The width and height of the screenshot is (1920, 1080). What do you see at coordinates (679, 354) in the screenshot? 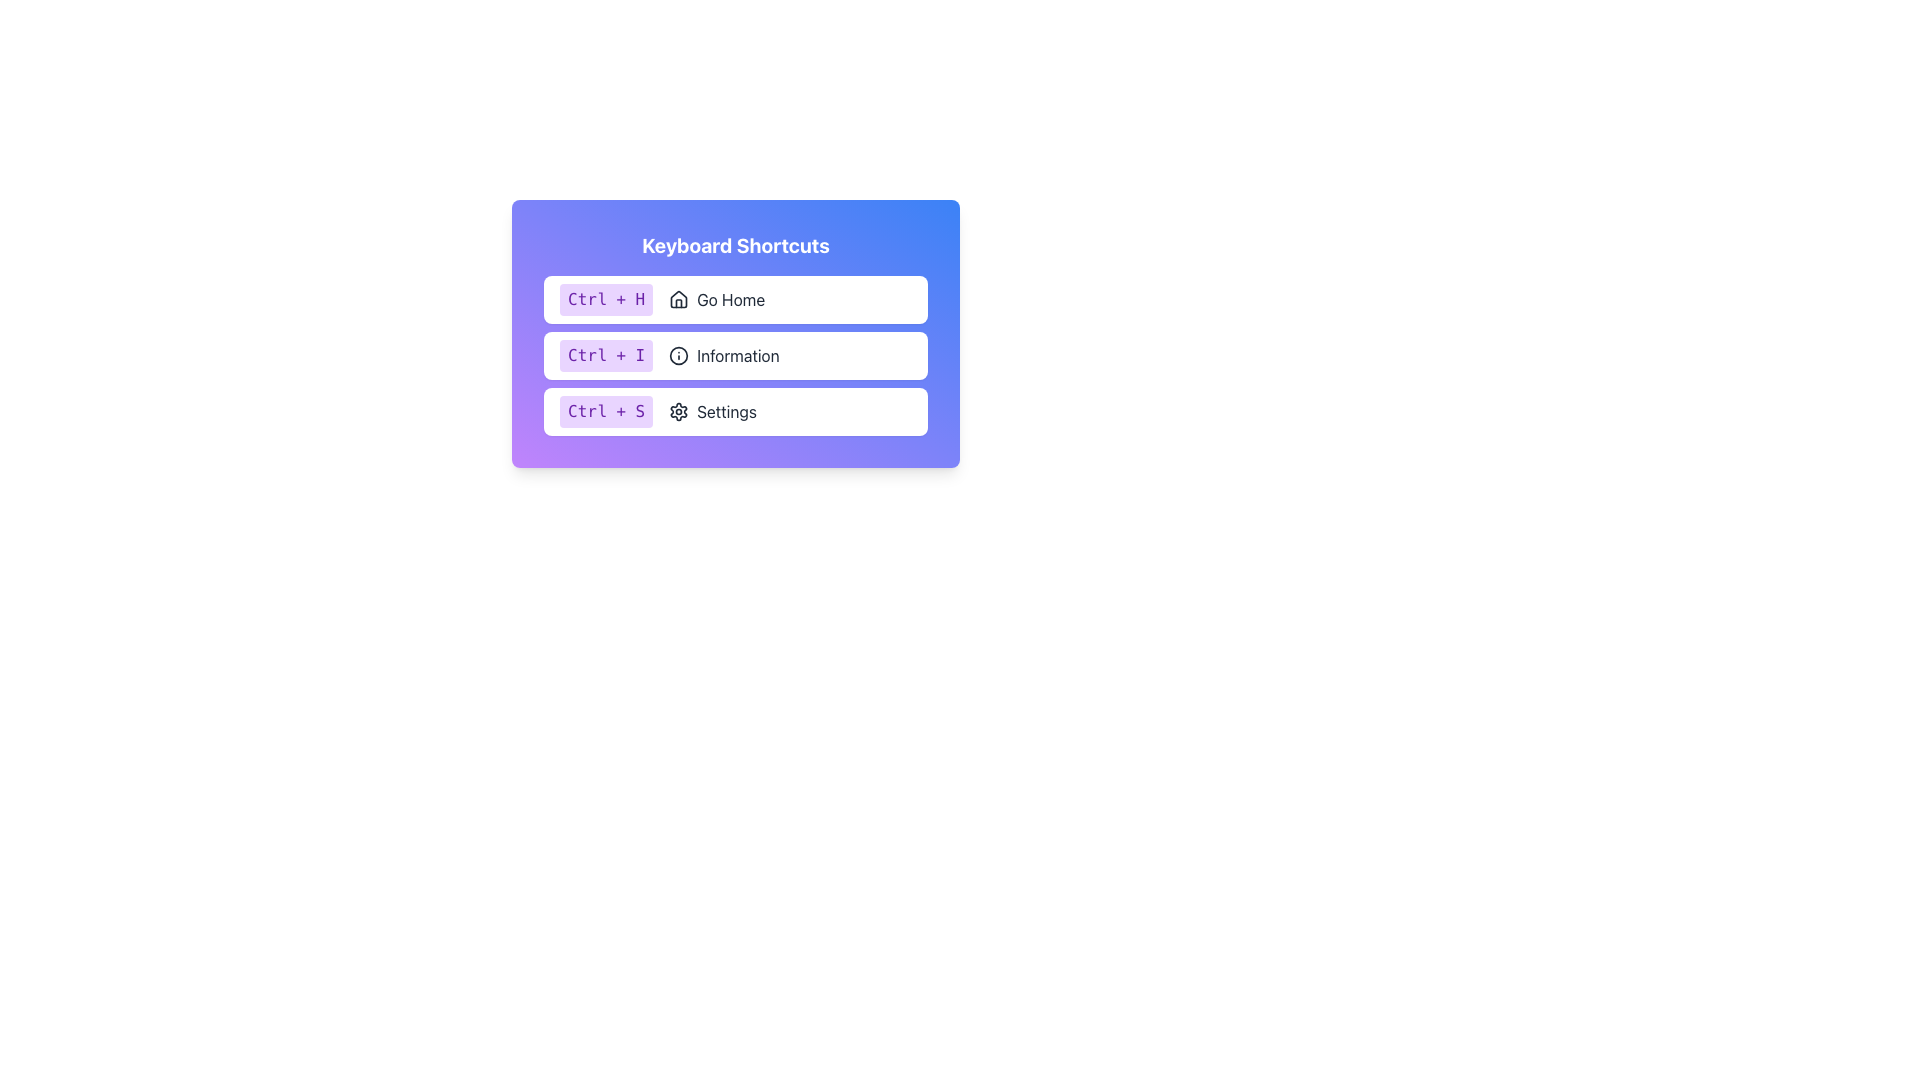
I see `the circular border of the information icon located in the middle row of the shortcut list` at bounding box center [679, 354].